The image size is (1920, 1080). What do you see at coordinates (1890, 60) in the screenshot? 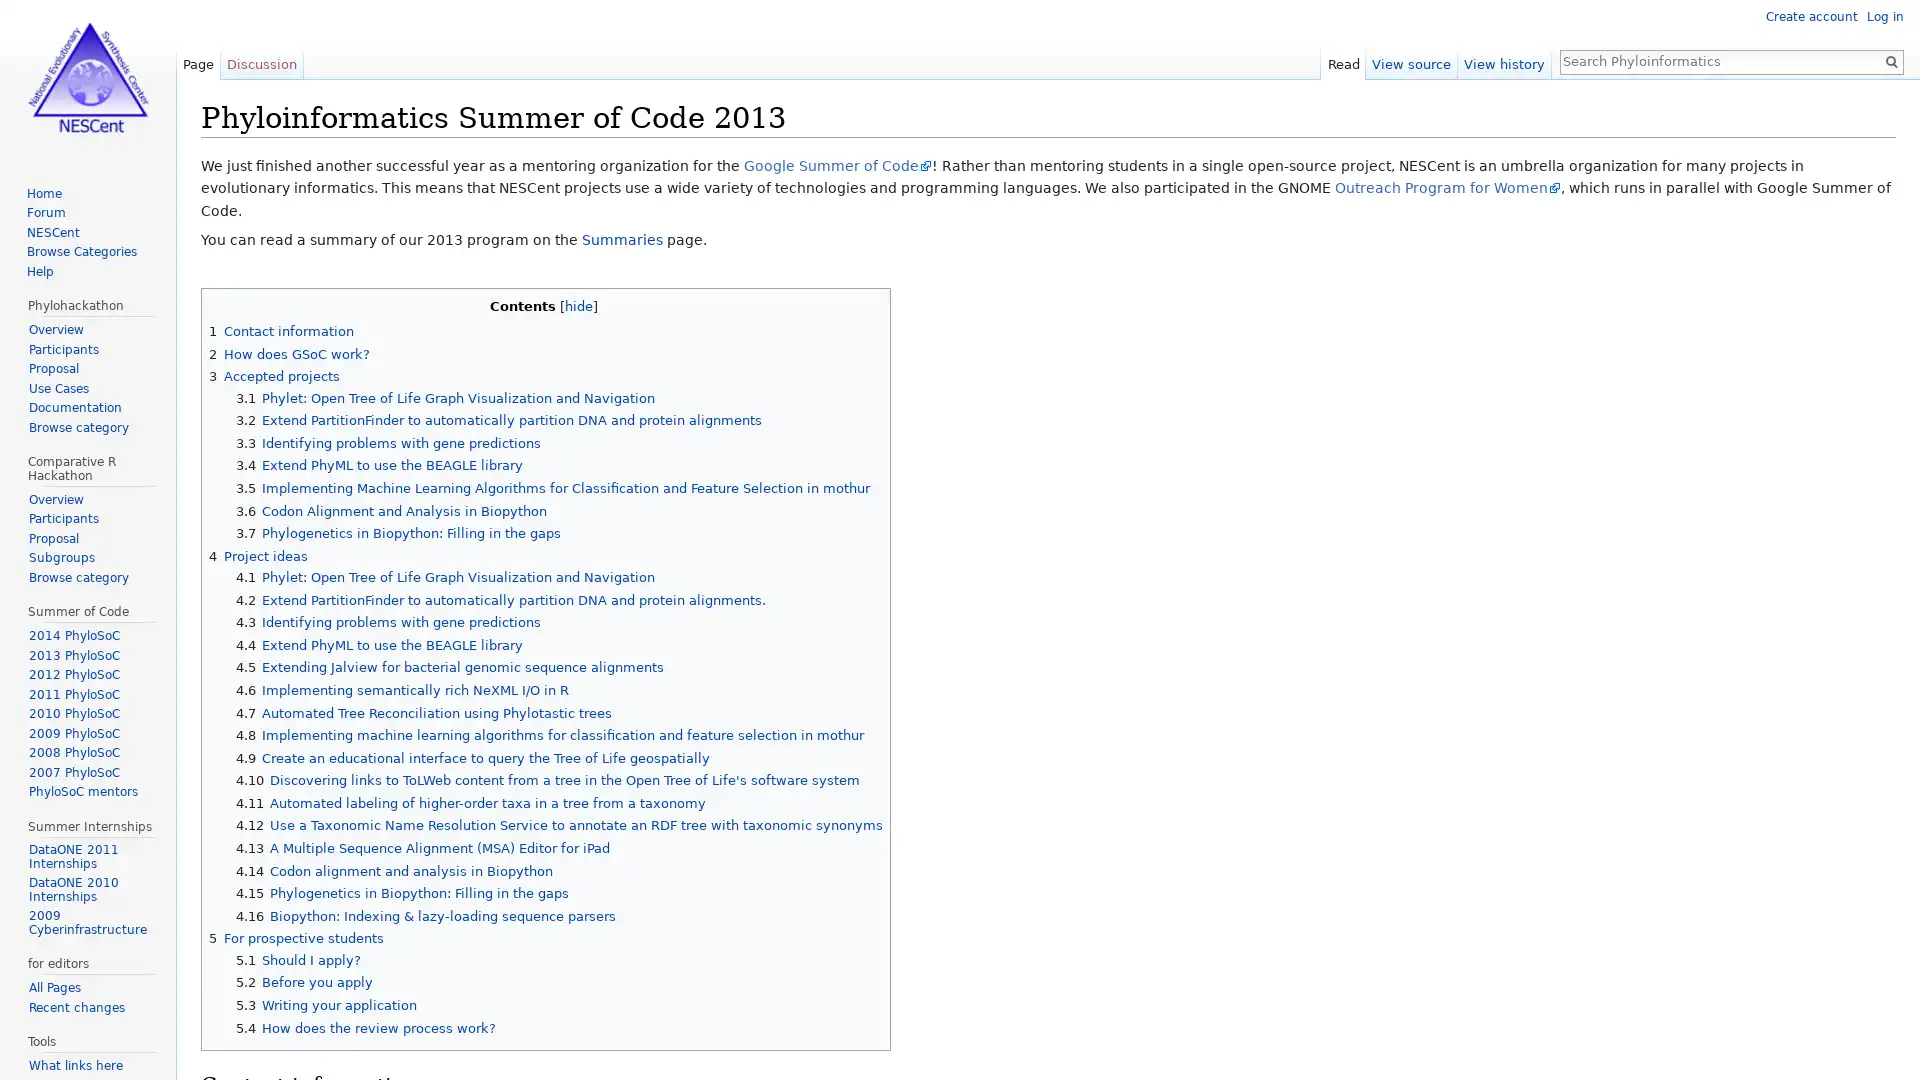
I see `Go` at bounding box center [1890, 60].